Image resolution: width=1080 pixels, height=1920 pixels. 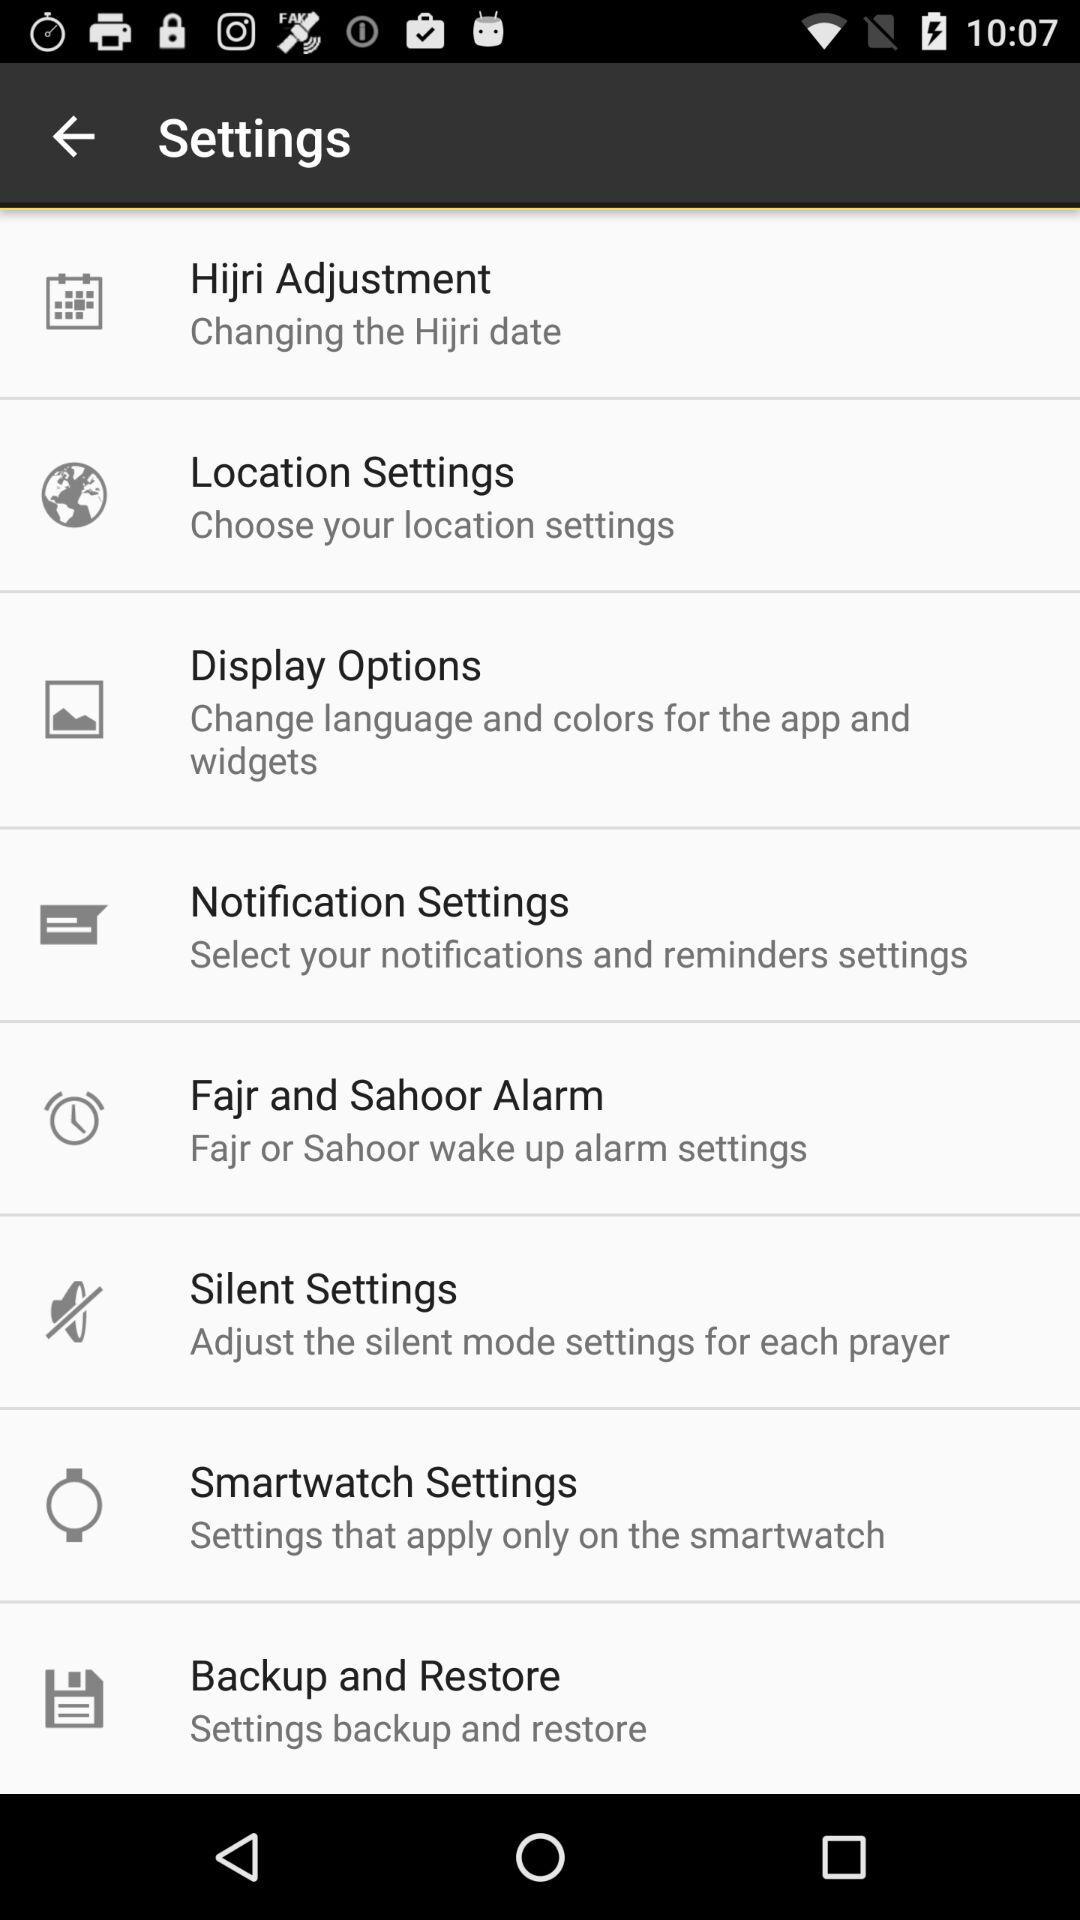 I want to click on changing the hijri icon, so click(x=375, y=330).